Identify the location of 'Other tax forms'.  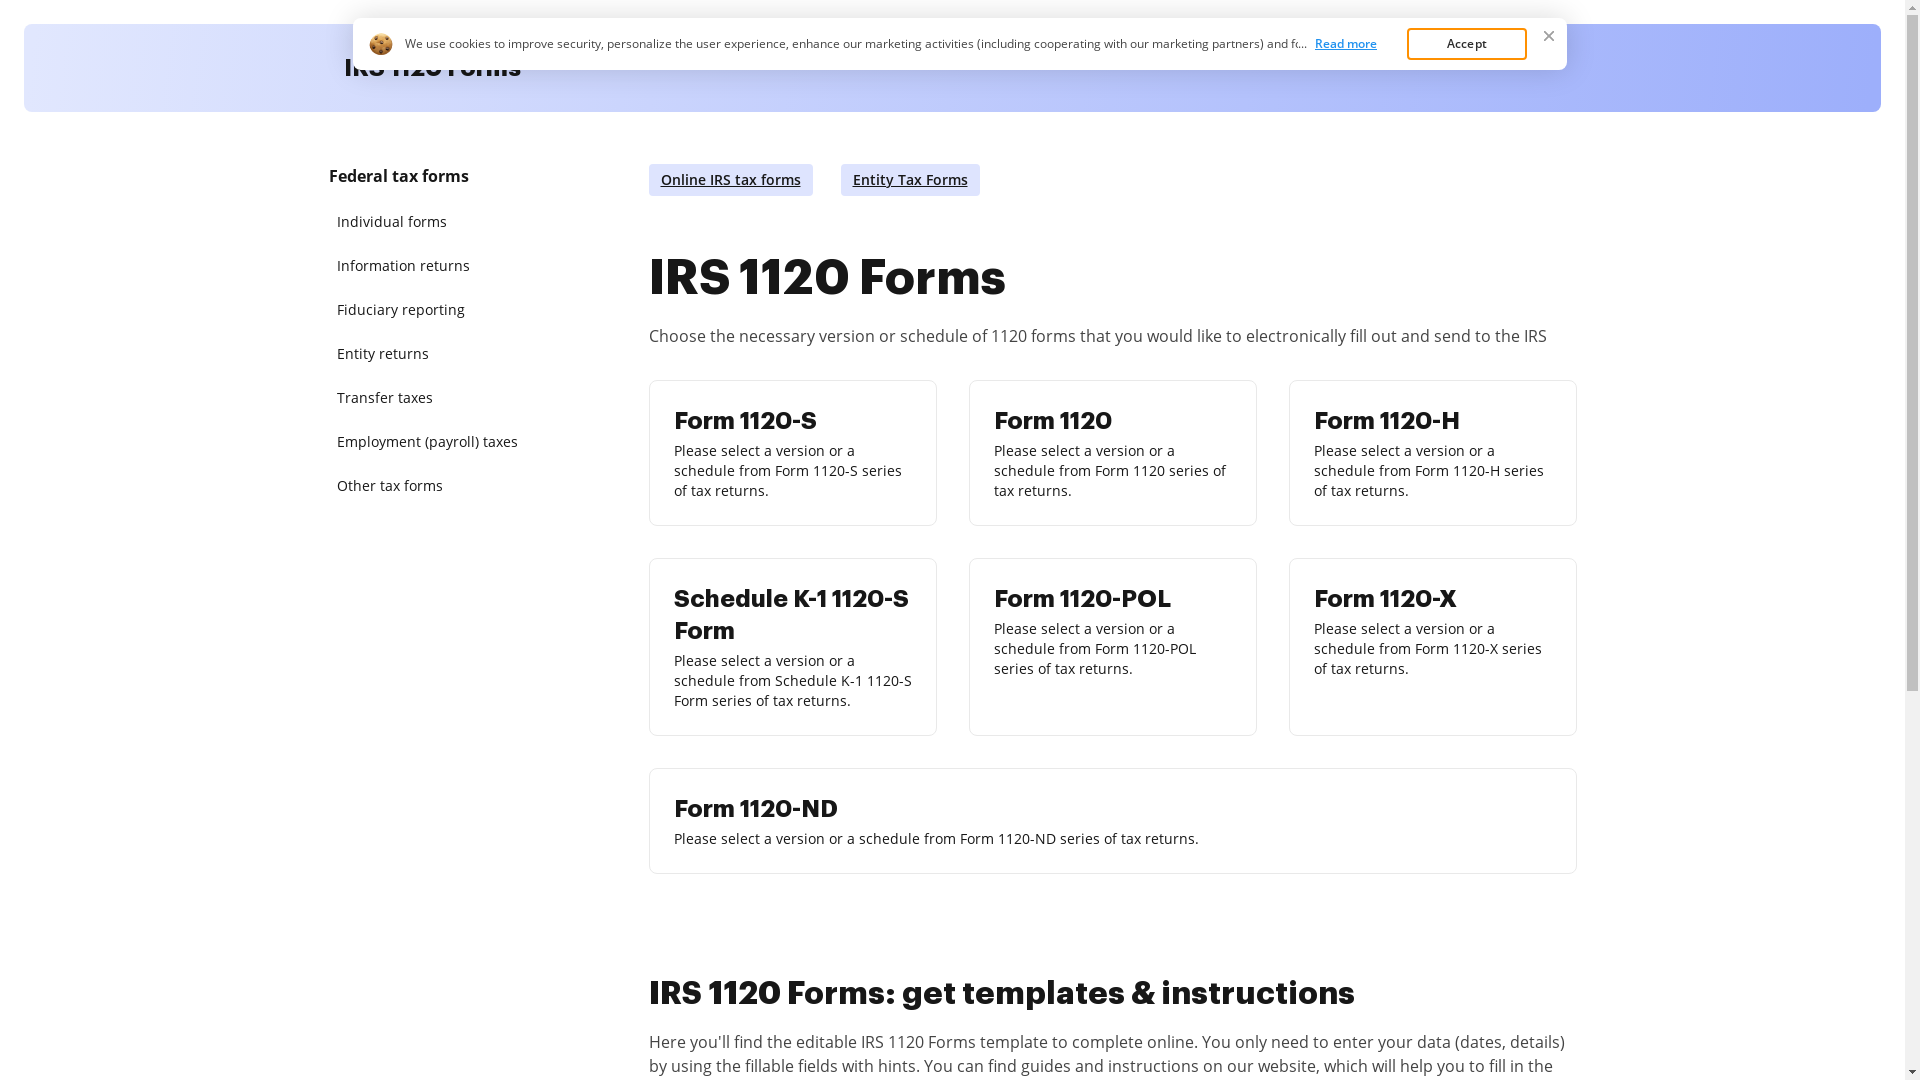
(431, 486).